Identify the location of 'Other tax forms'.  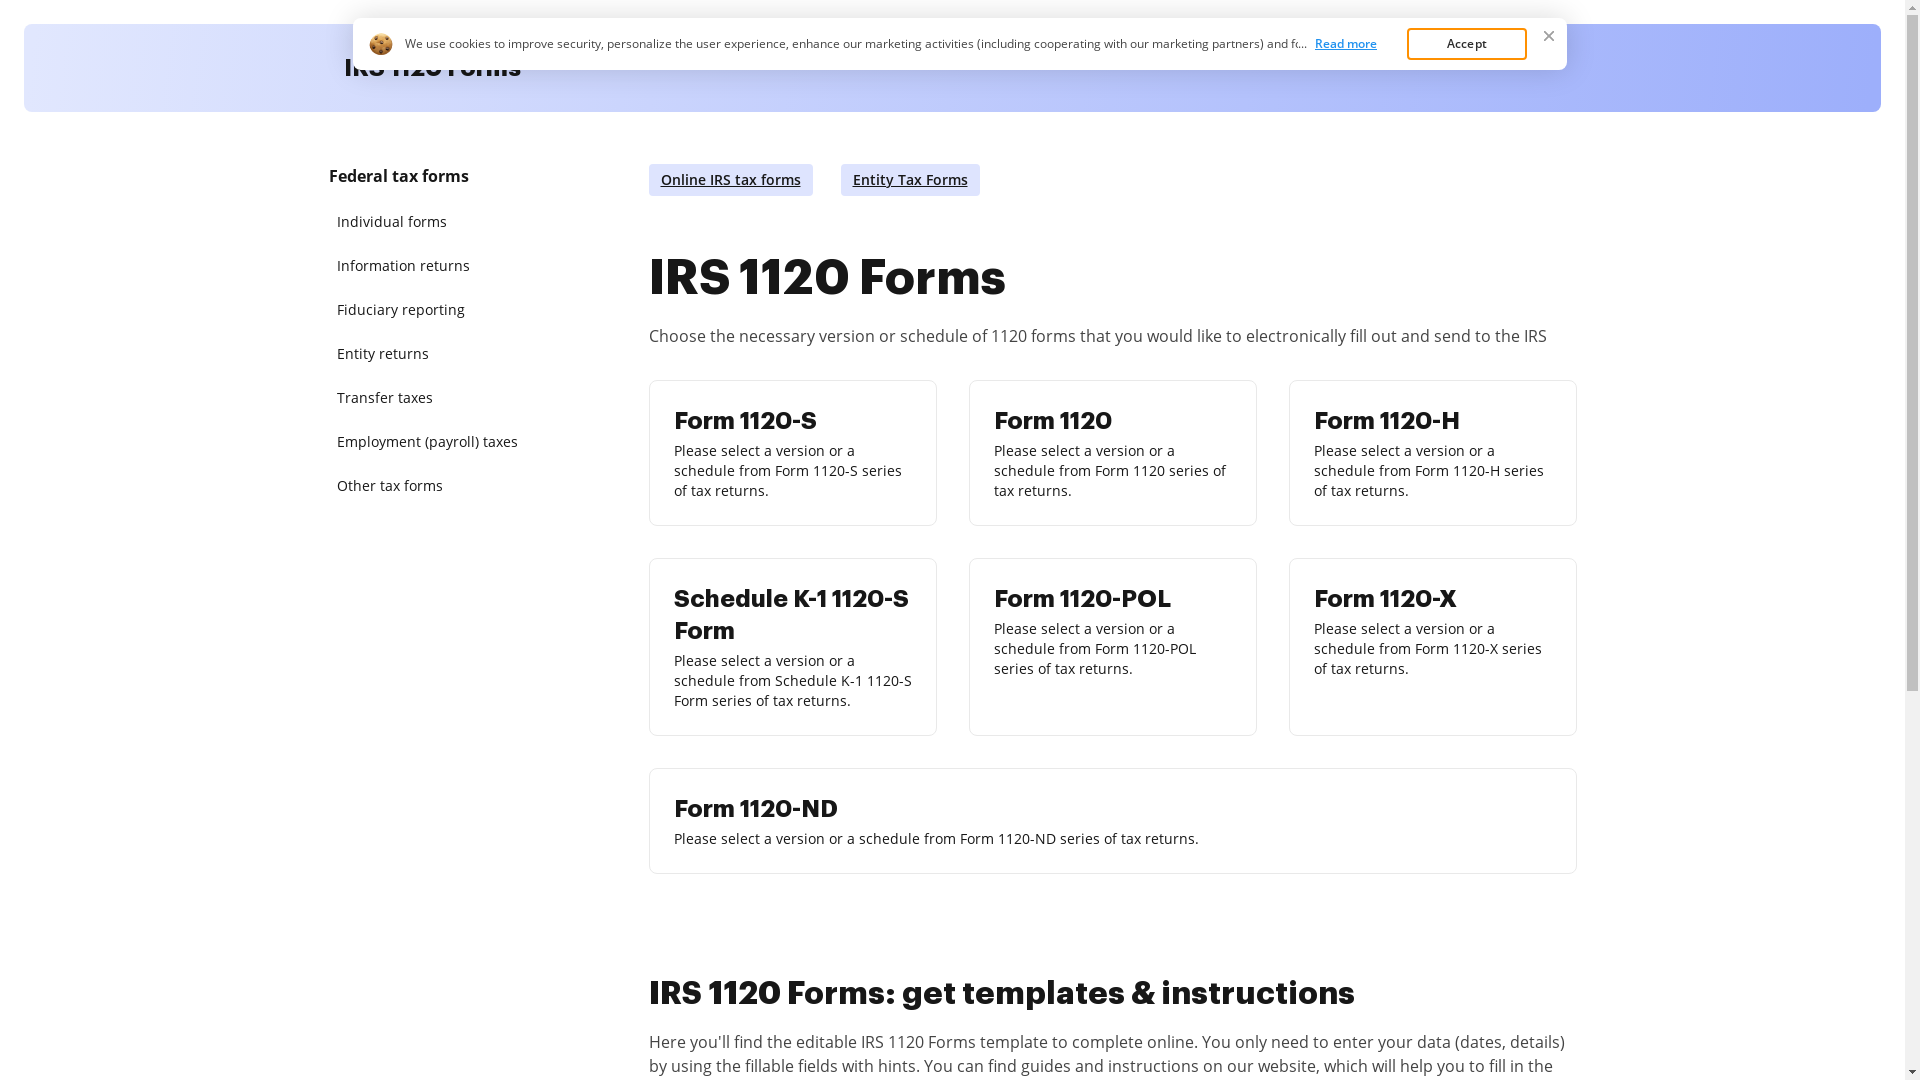
(431, 486).